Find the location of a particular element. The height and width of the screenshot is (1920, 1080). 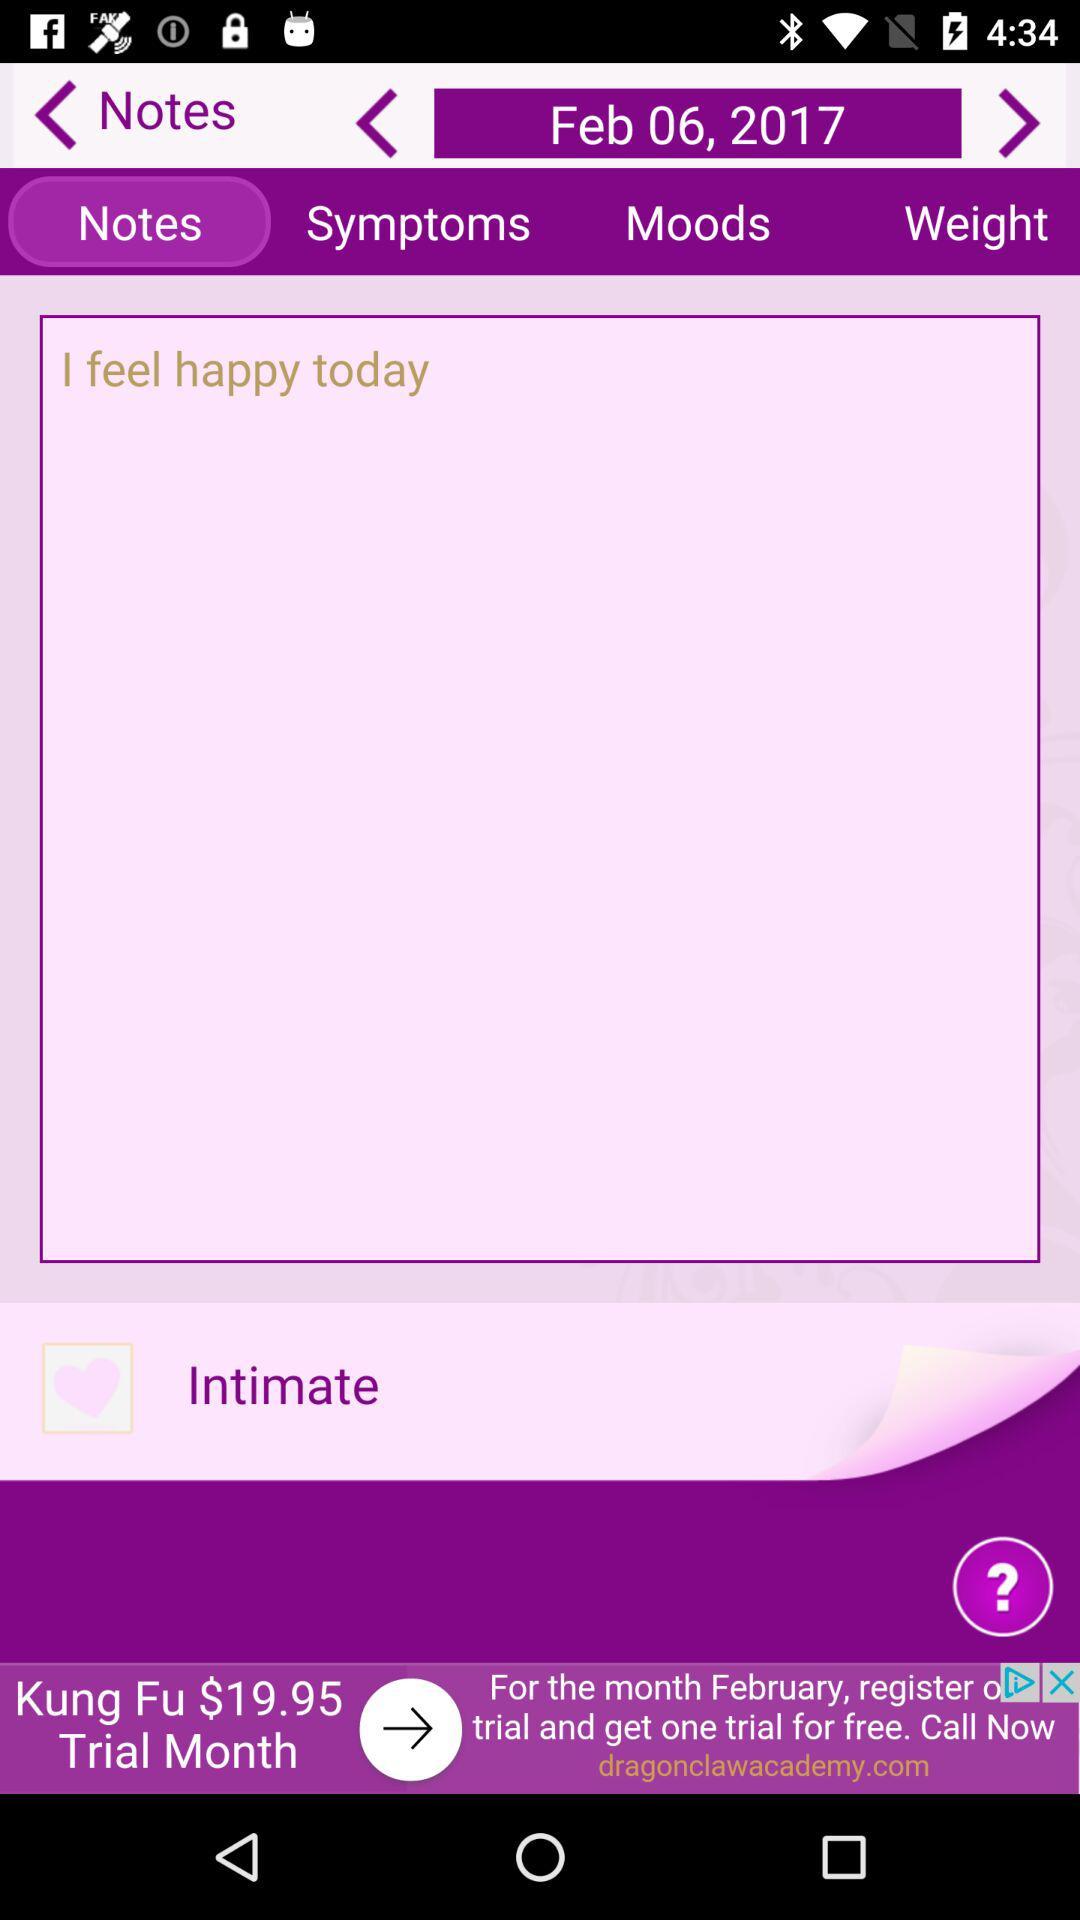

show help is located at coordinates (1003, 1584).